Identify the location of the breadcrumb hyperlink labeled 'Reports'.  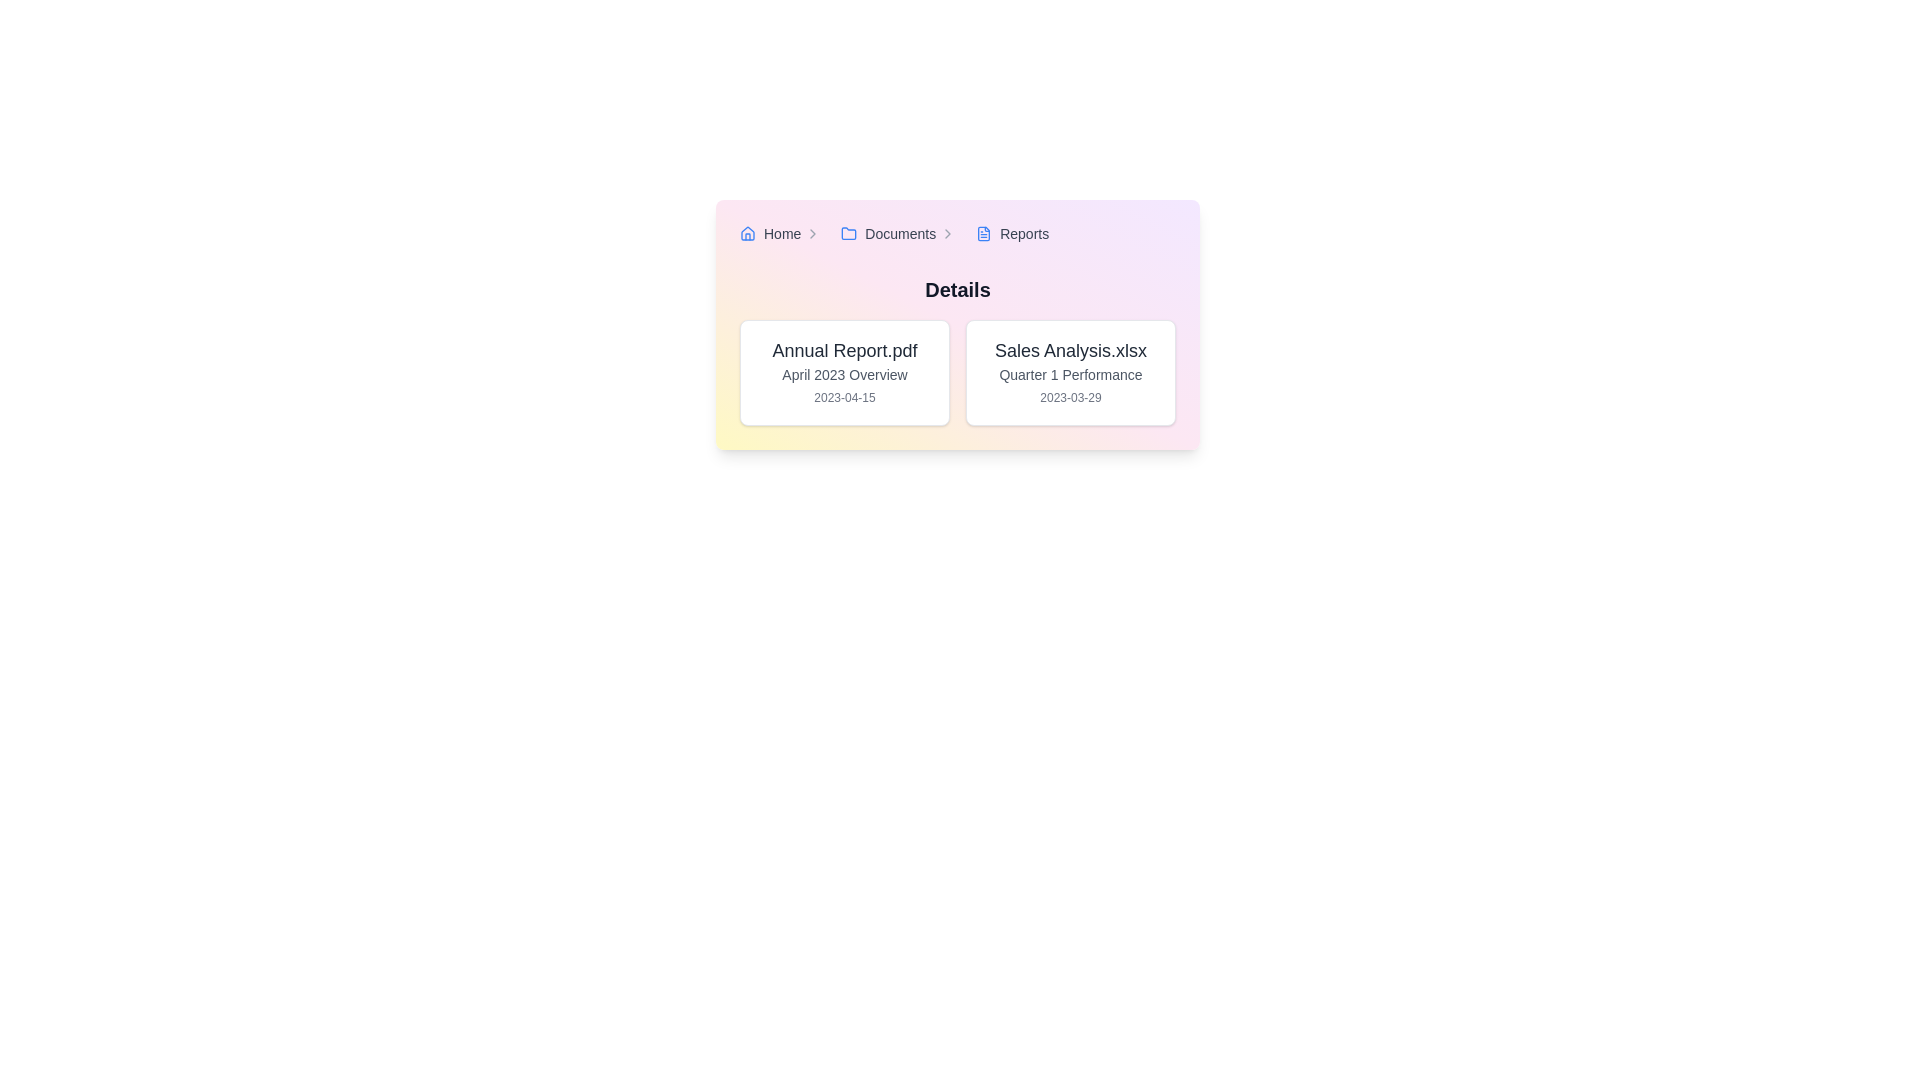
(1024, 233).